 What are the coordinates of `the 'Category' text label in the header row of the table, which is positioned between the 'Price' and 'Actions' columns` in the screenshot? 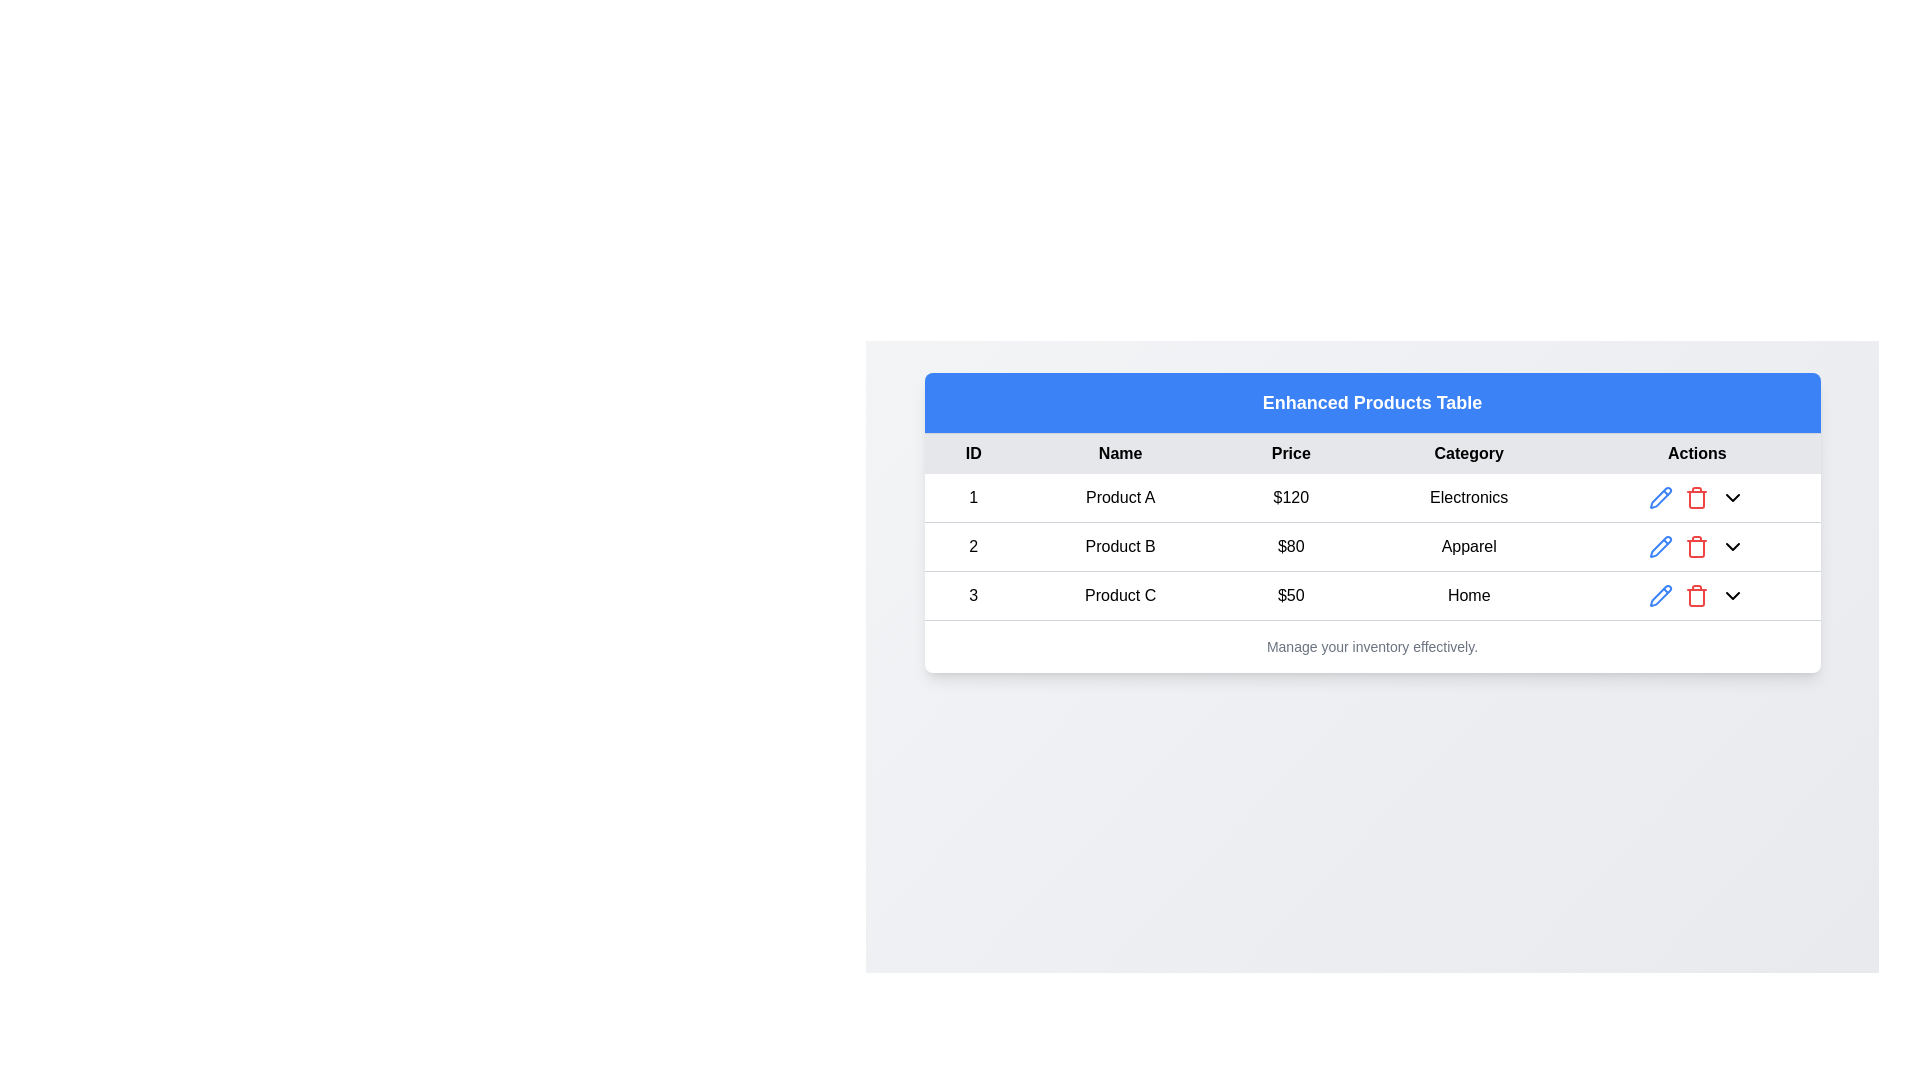 It's located at (1469, 453).